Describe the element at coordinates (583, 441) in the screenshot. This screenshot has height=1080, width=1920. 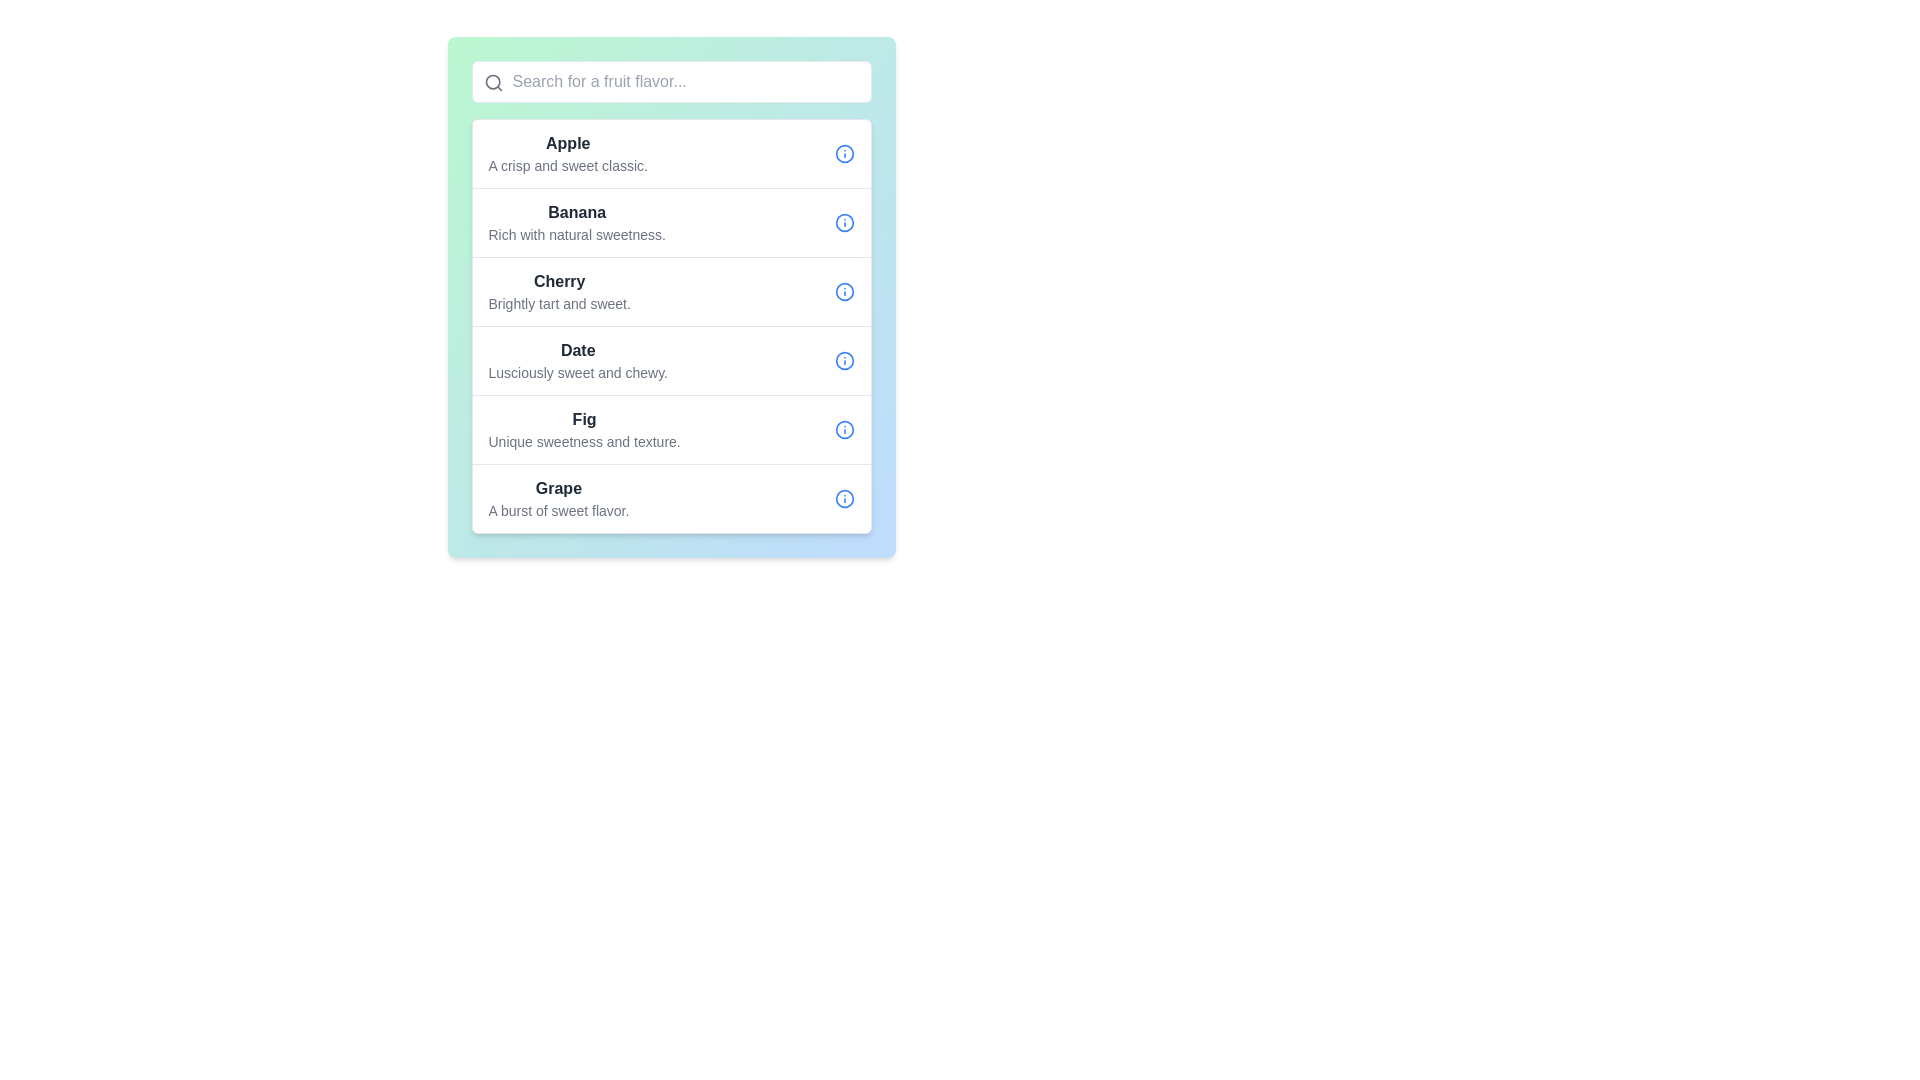
I see `the subtitle text description styled in a smaller font size and light gray color, located directly below the title 'Fig' in the list of fruit options` at that location.